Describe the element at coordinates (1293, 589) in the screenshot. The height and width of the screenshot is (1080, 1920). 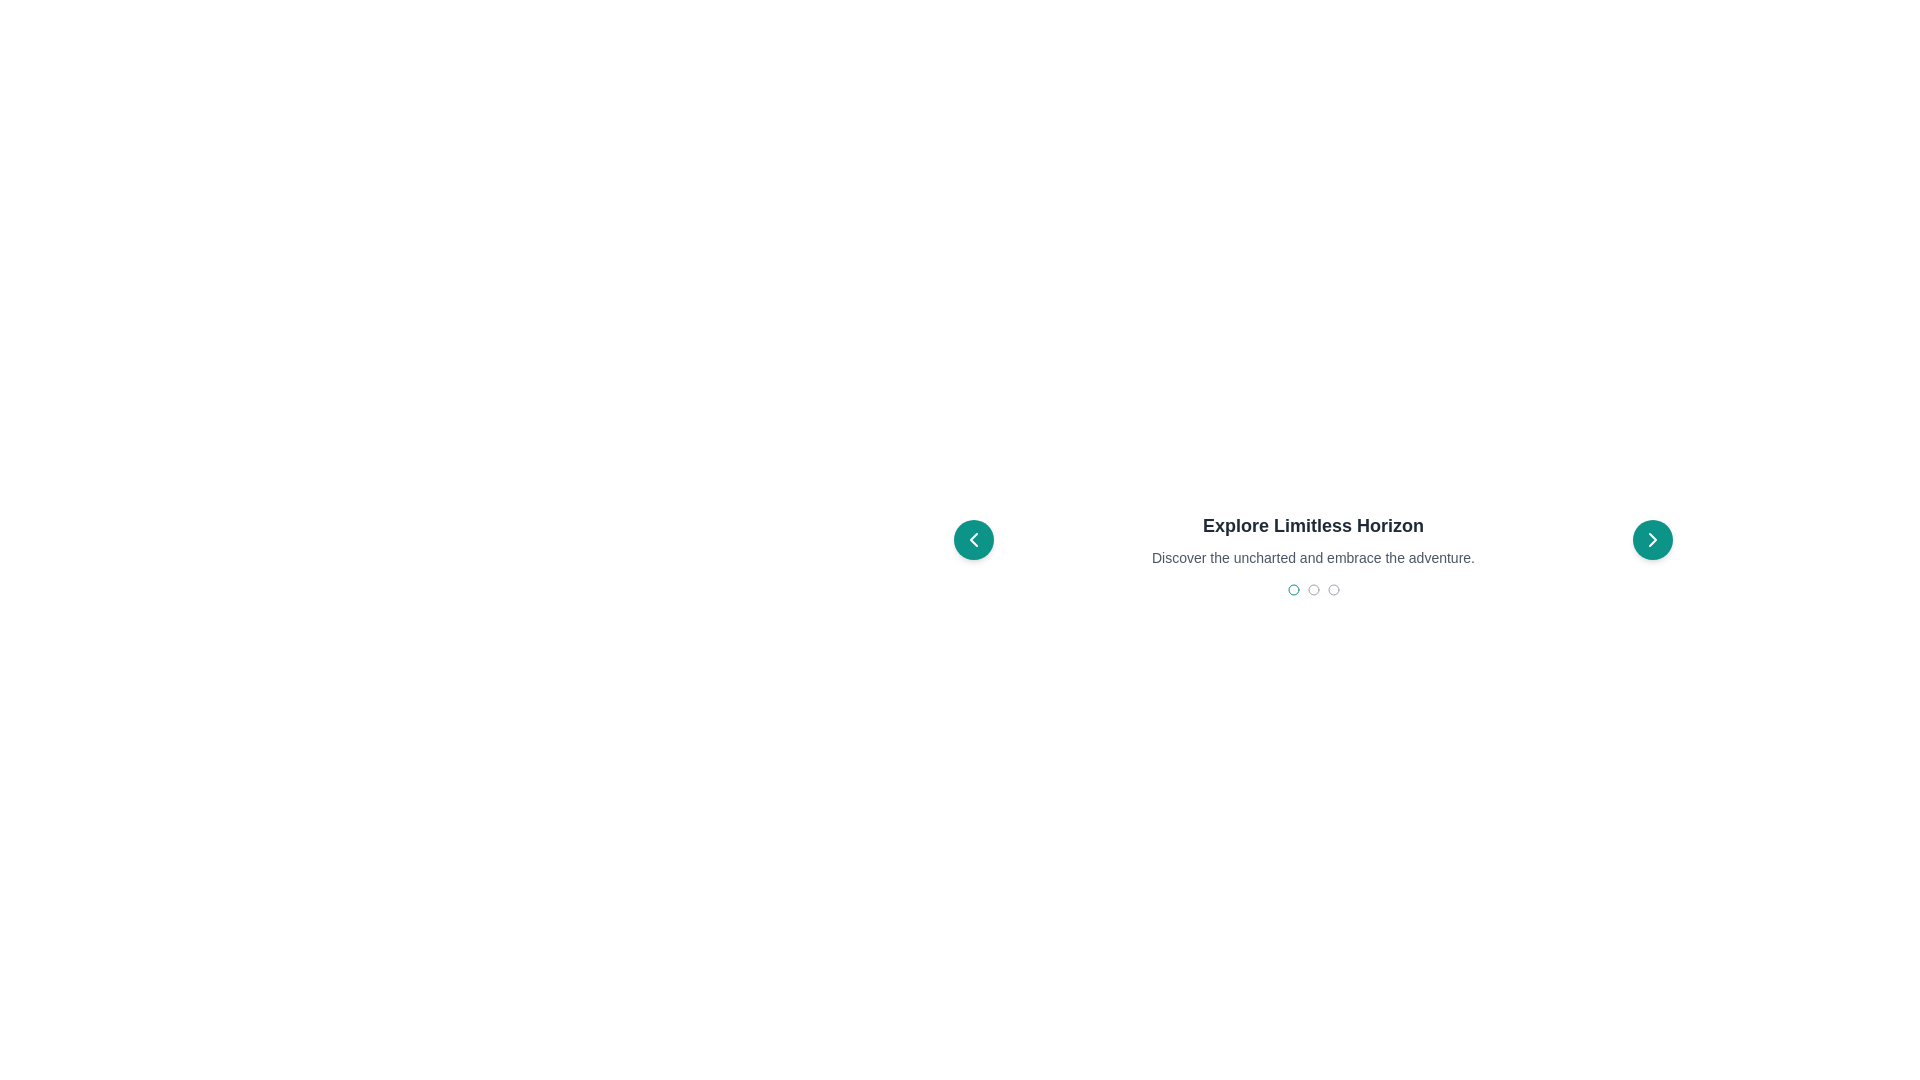
I see `the first circular navigation indicator located below the text 'Explore Limitless Horizon' via keyboard navigation` at that location.